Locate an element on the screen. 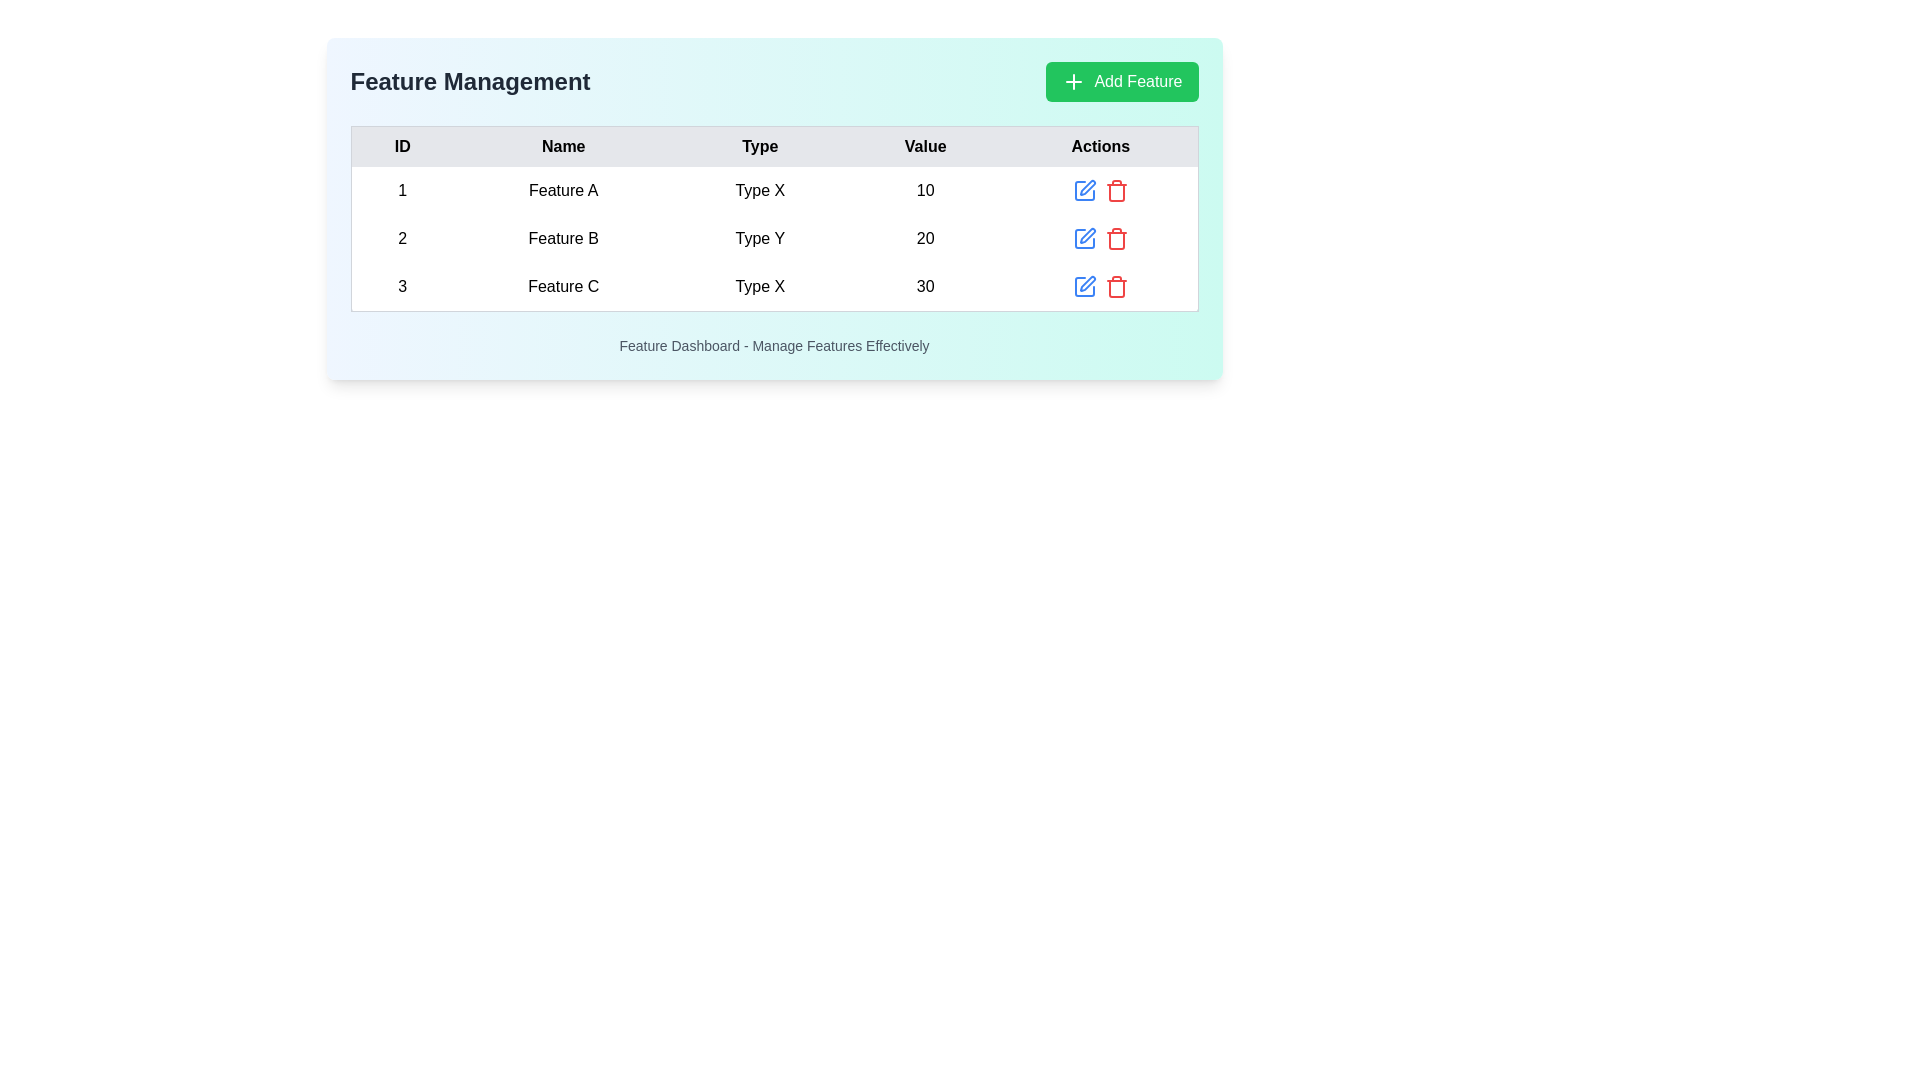 Image resolution: width=1920 pixels, height=1080 pixels. the table cell representing the unique identifier for an item, located in the first row and first column under the 'ID' header is located at coordinates (401, 191).